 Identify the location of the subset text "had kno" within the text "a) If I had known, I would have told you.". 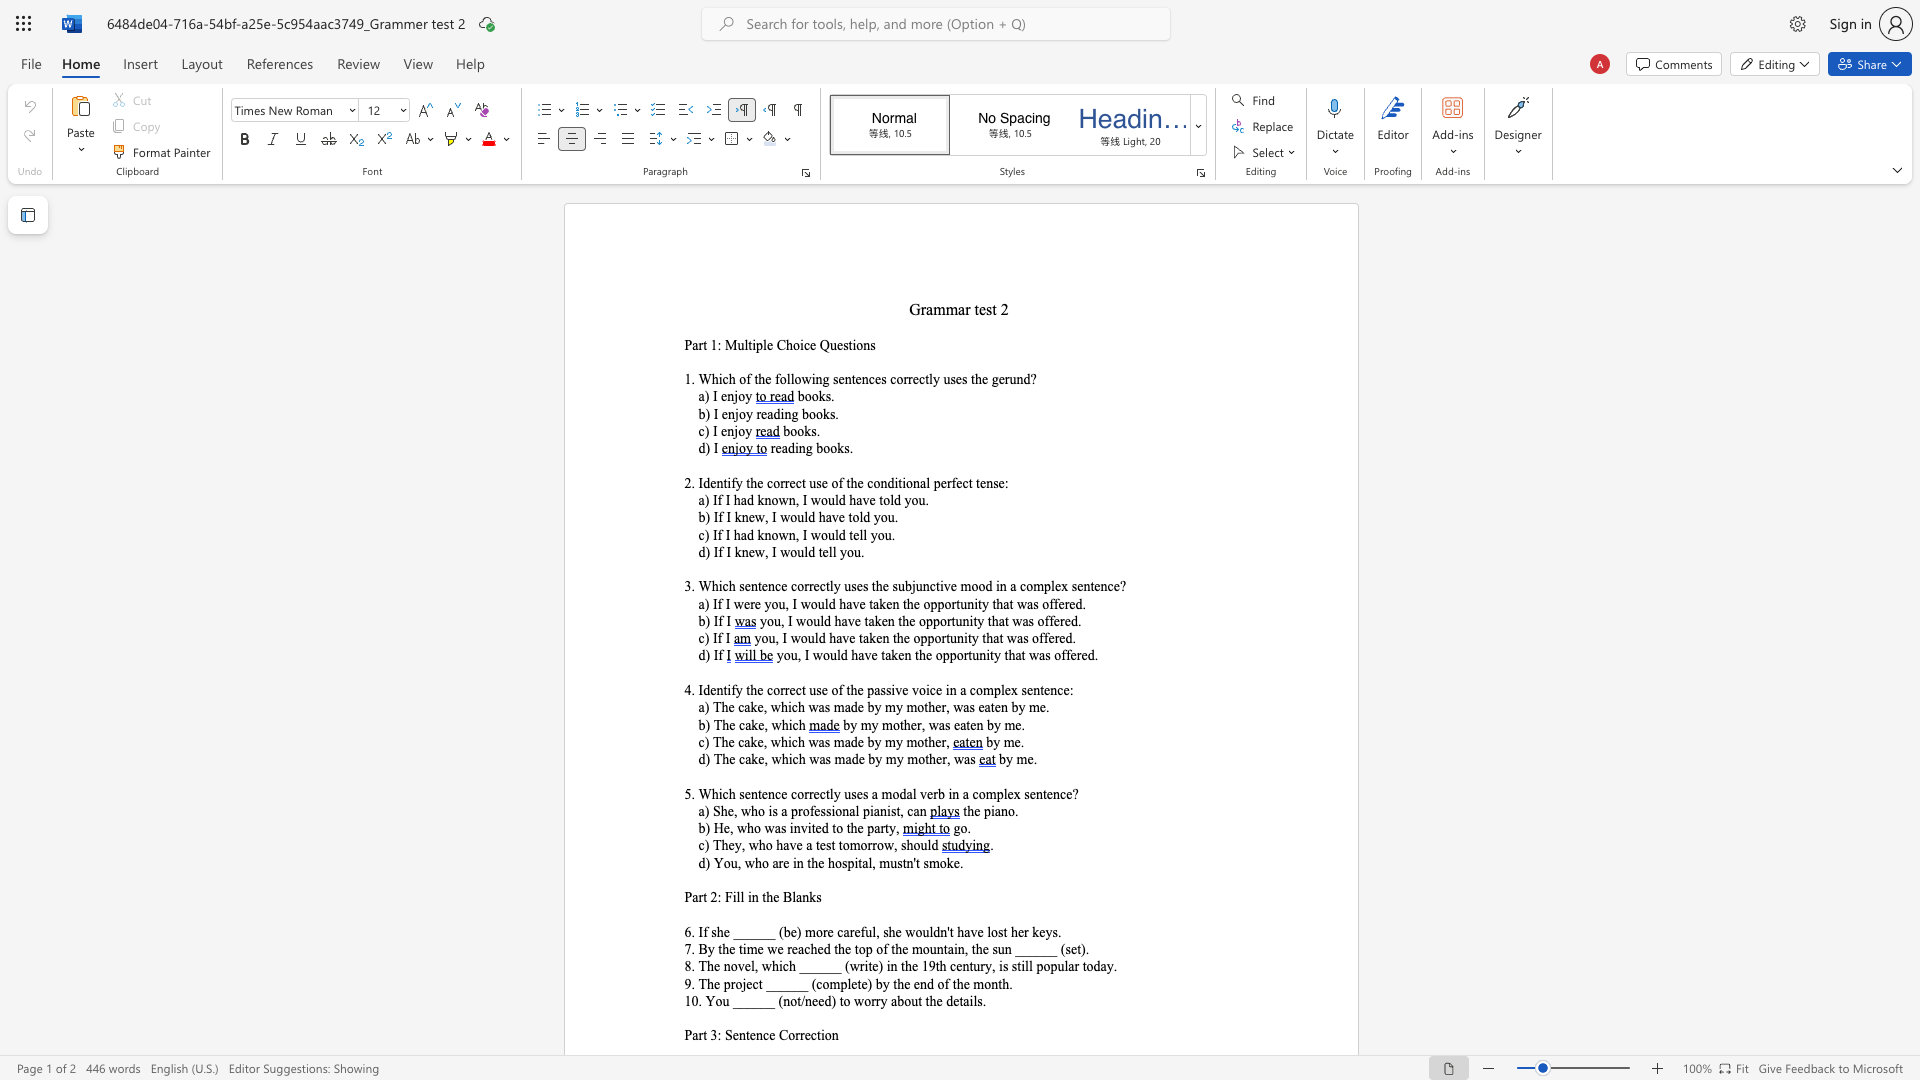
(732, 499).